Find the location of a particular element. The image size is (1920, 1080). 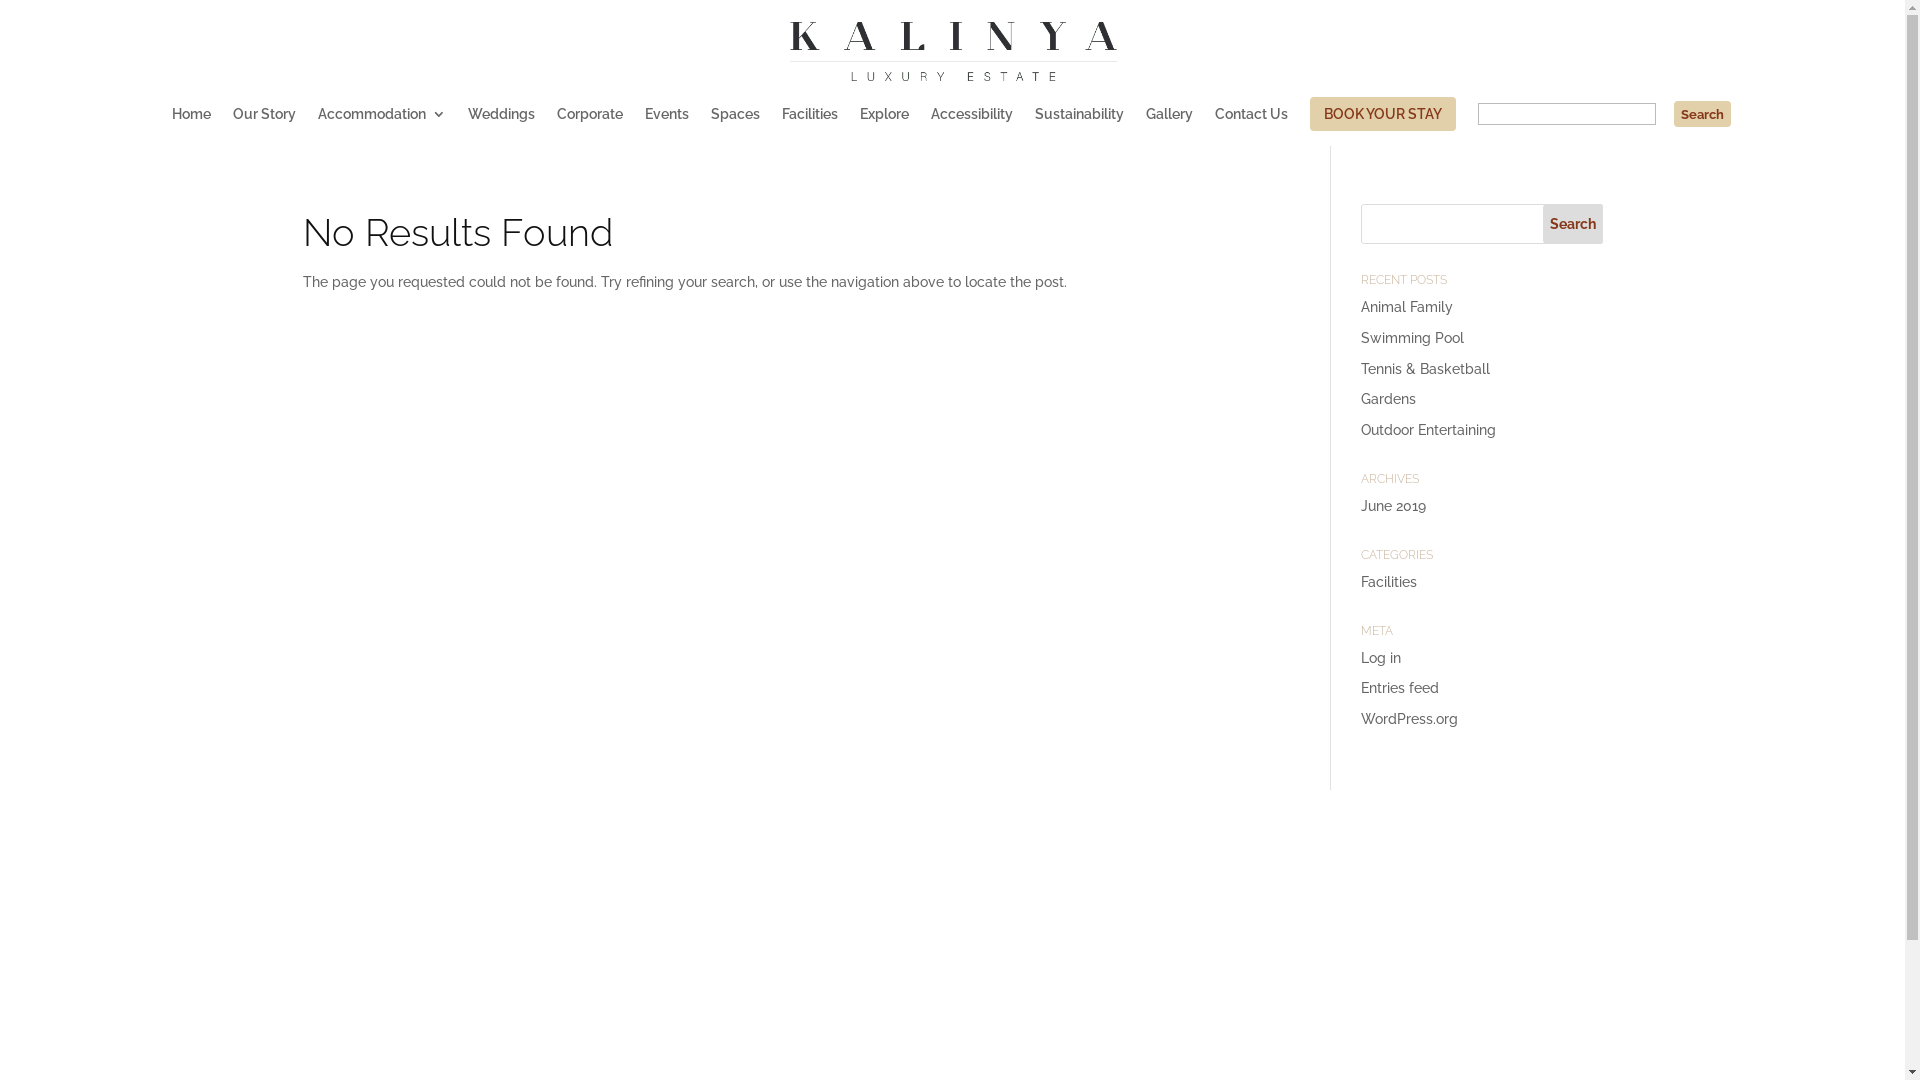

'WordPress.org' is located at coordinates (1408, 717).